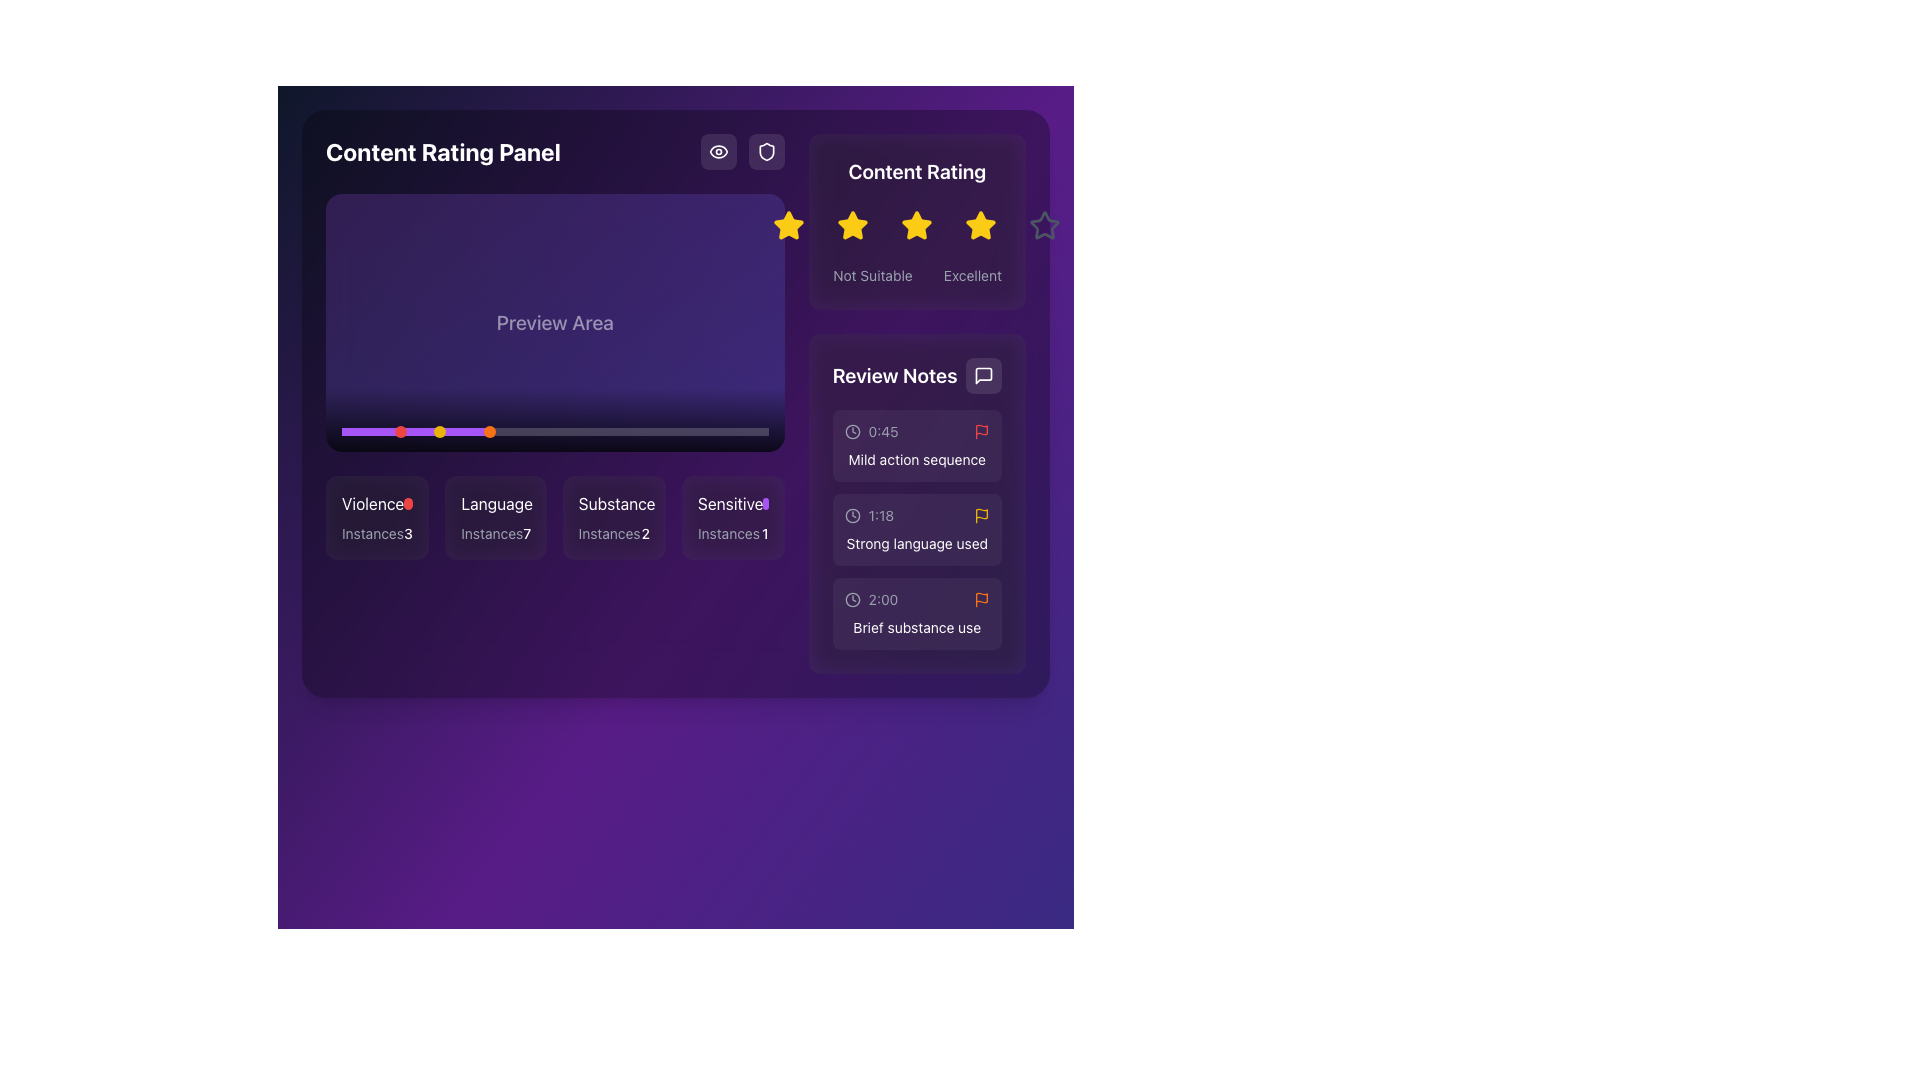 This screenshot has height=1080, width=1920. What do you see at coordinates (983, 375) in the screenshot?
I see `the rounded rectangular button with a speech bubble icon located to the right of the 'Review Notes' section` at bounding box center [983, 375].